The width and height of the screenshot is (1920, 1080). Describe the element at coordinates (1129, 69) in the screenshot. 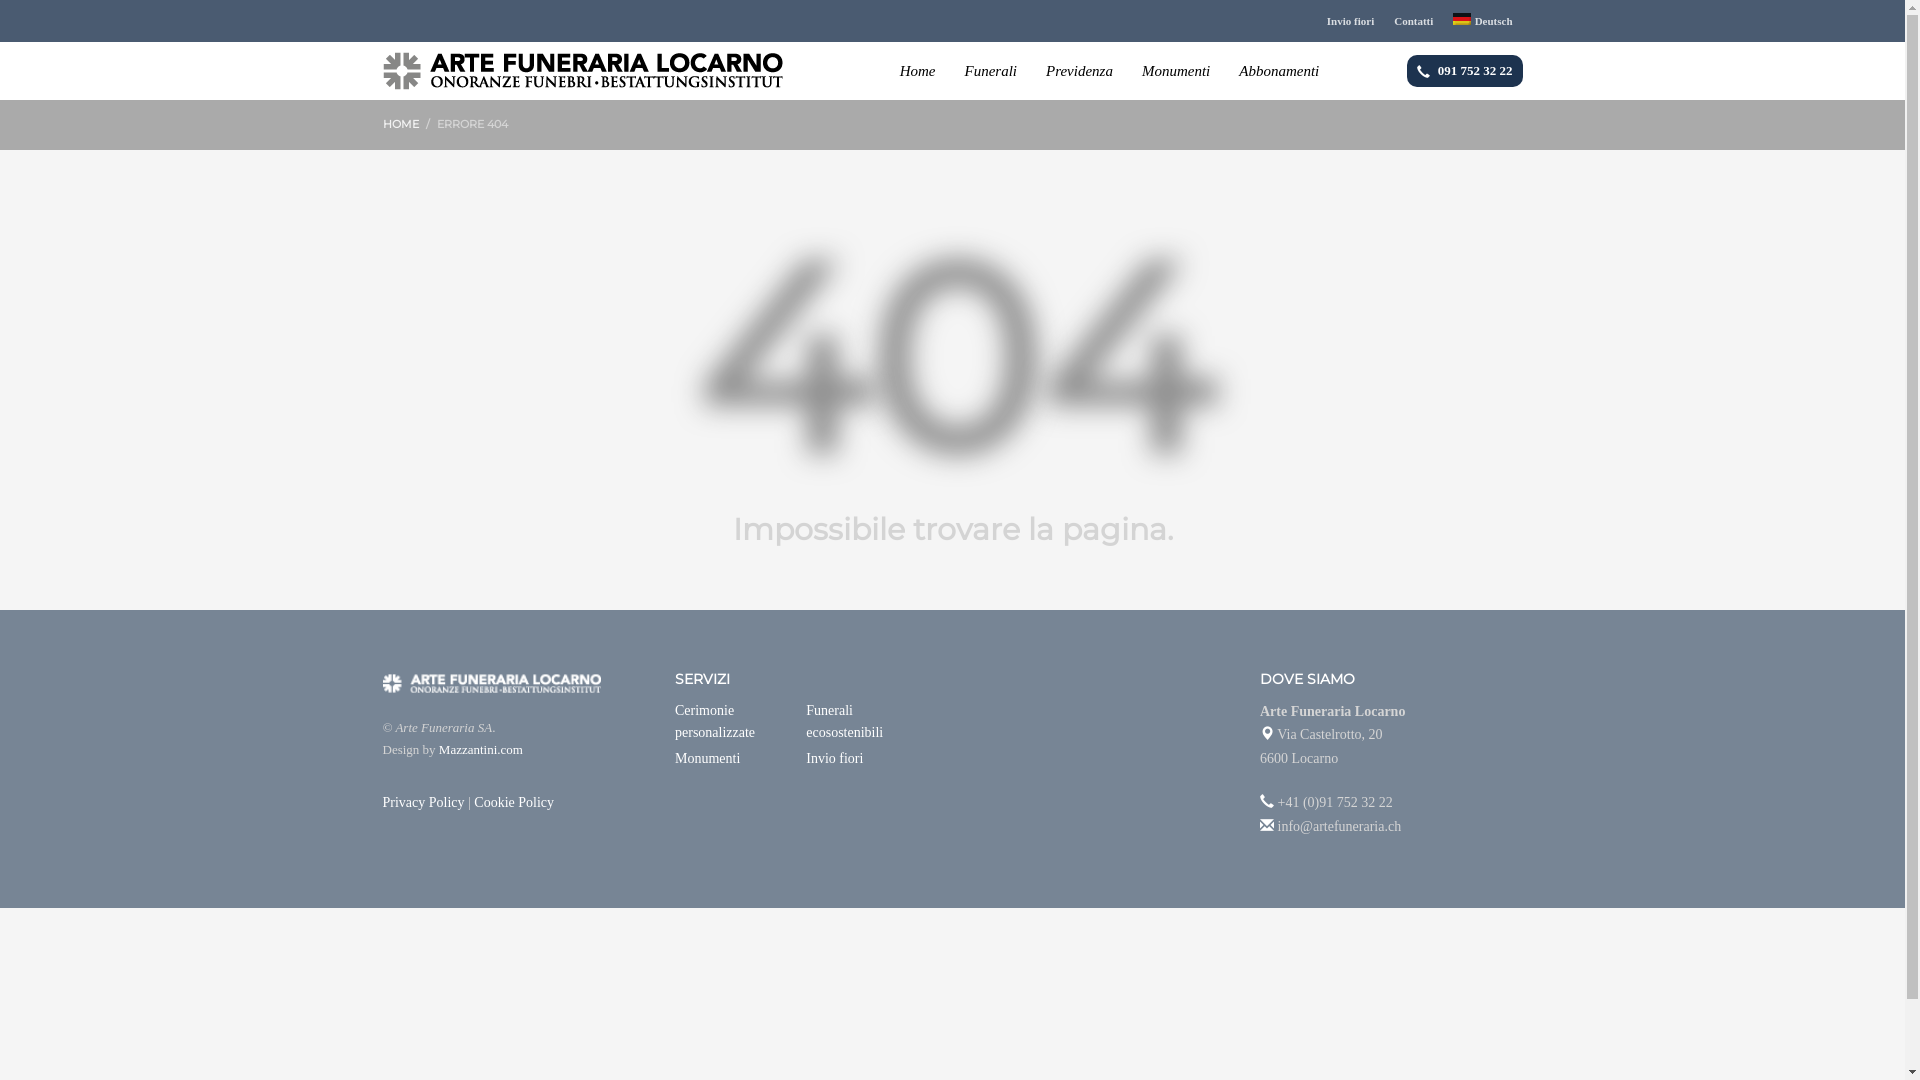

I see `'Monumenti'` at that location.